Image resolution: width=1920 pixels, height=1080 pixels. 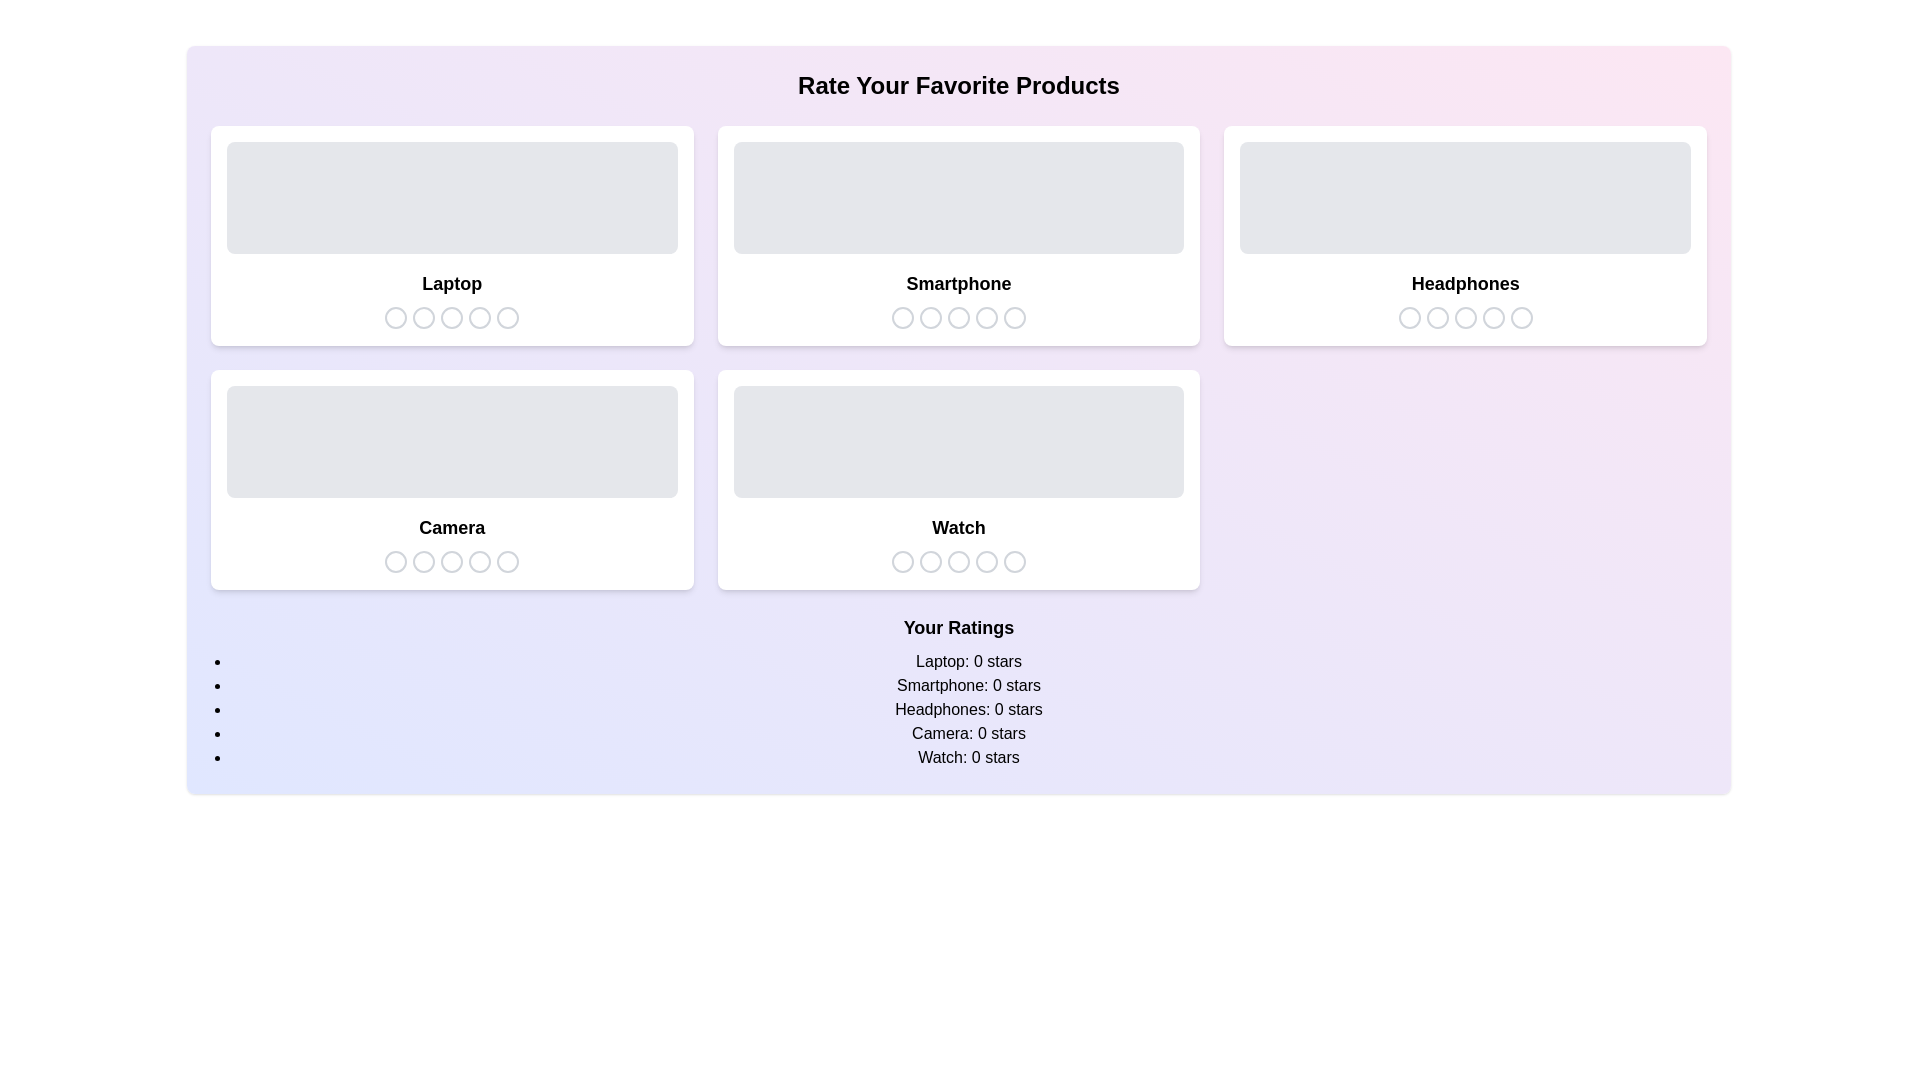 What do you see at coordinates (901, 316) in the screenshot?
I see `the star icon corresponding to 1 stars for the product Smartphone` at bounding box center [901, 316].